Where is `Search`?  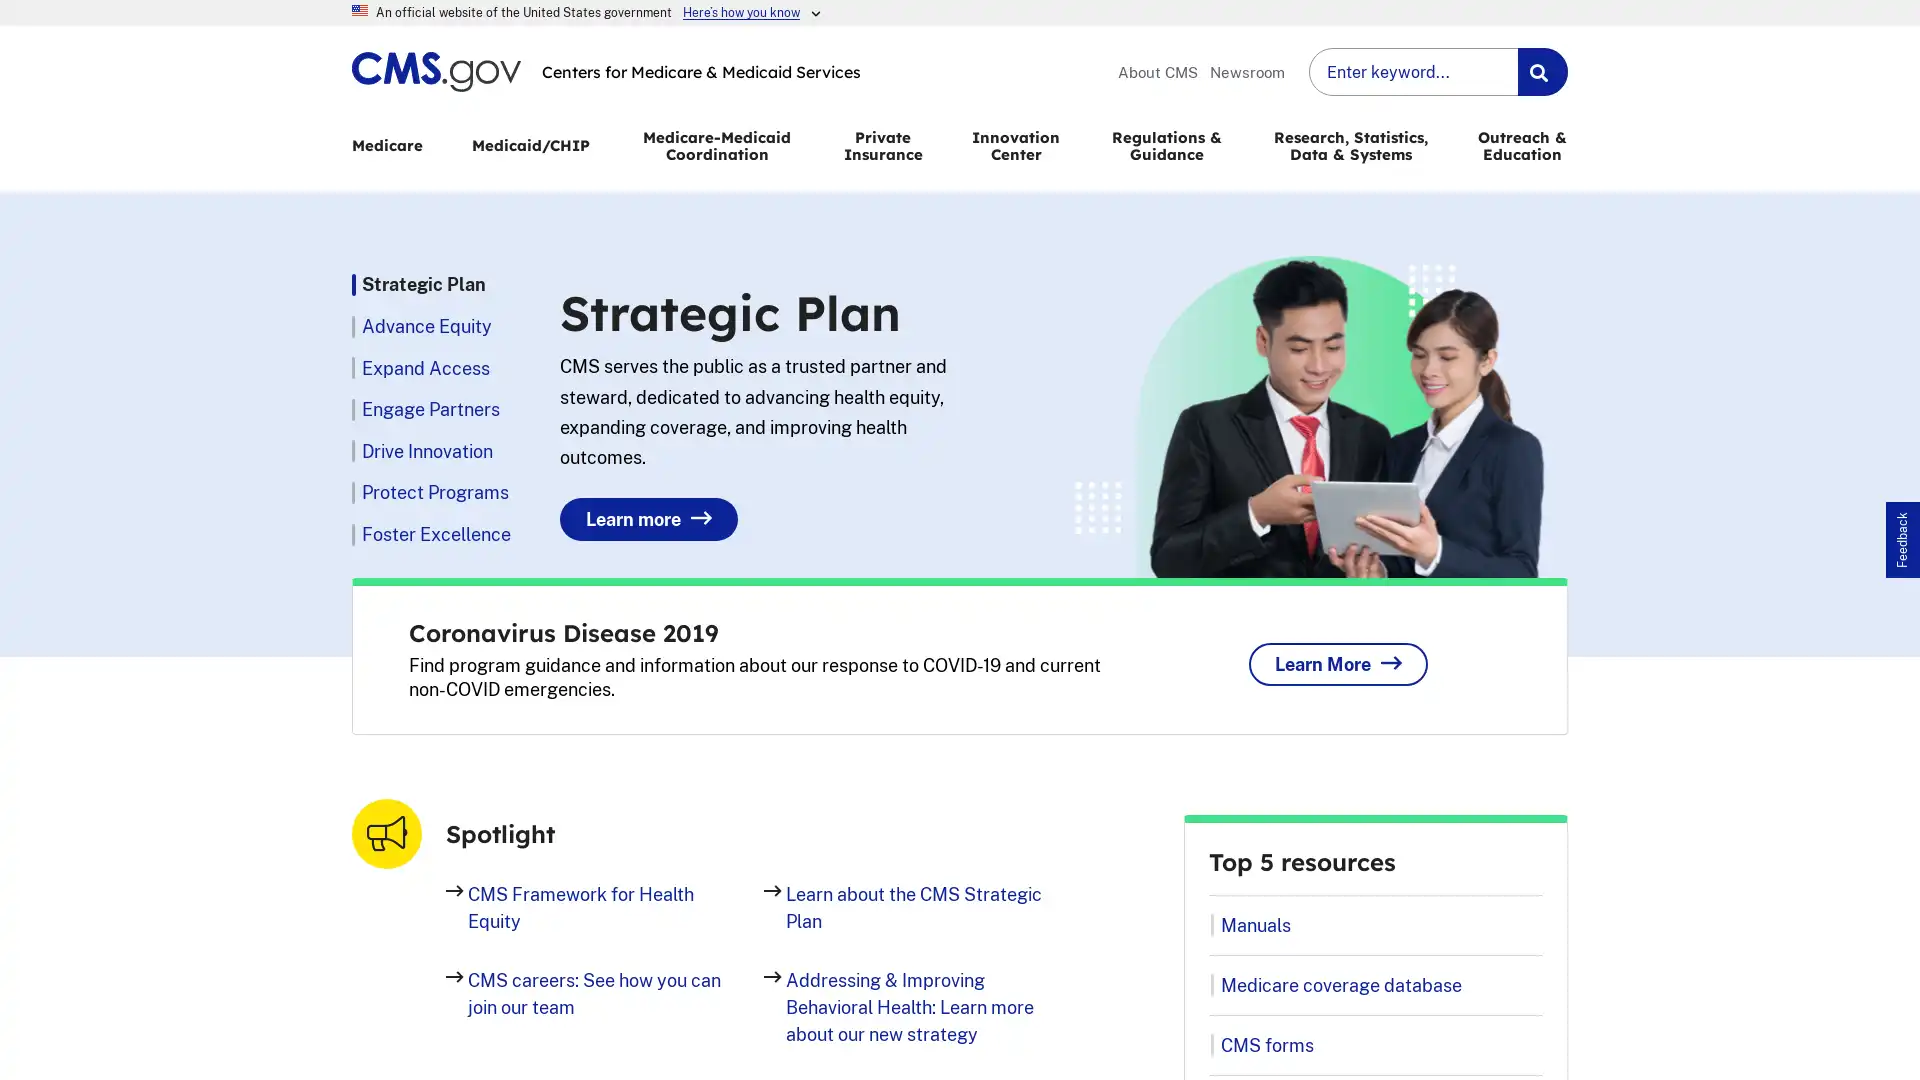 Search is located at coordinates (1541, 71).